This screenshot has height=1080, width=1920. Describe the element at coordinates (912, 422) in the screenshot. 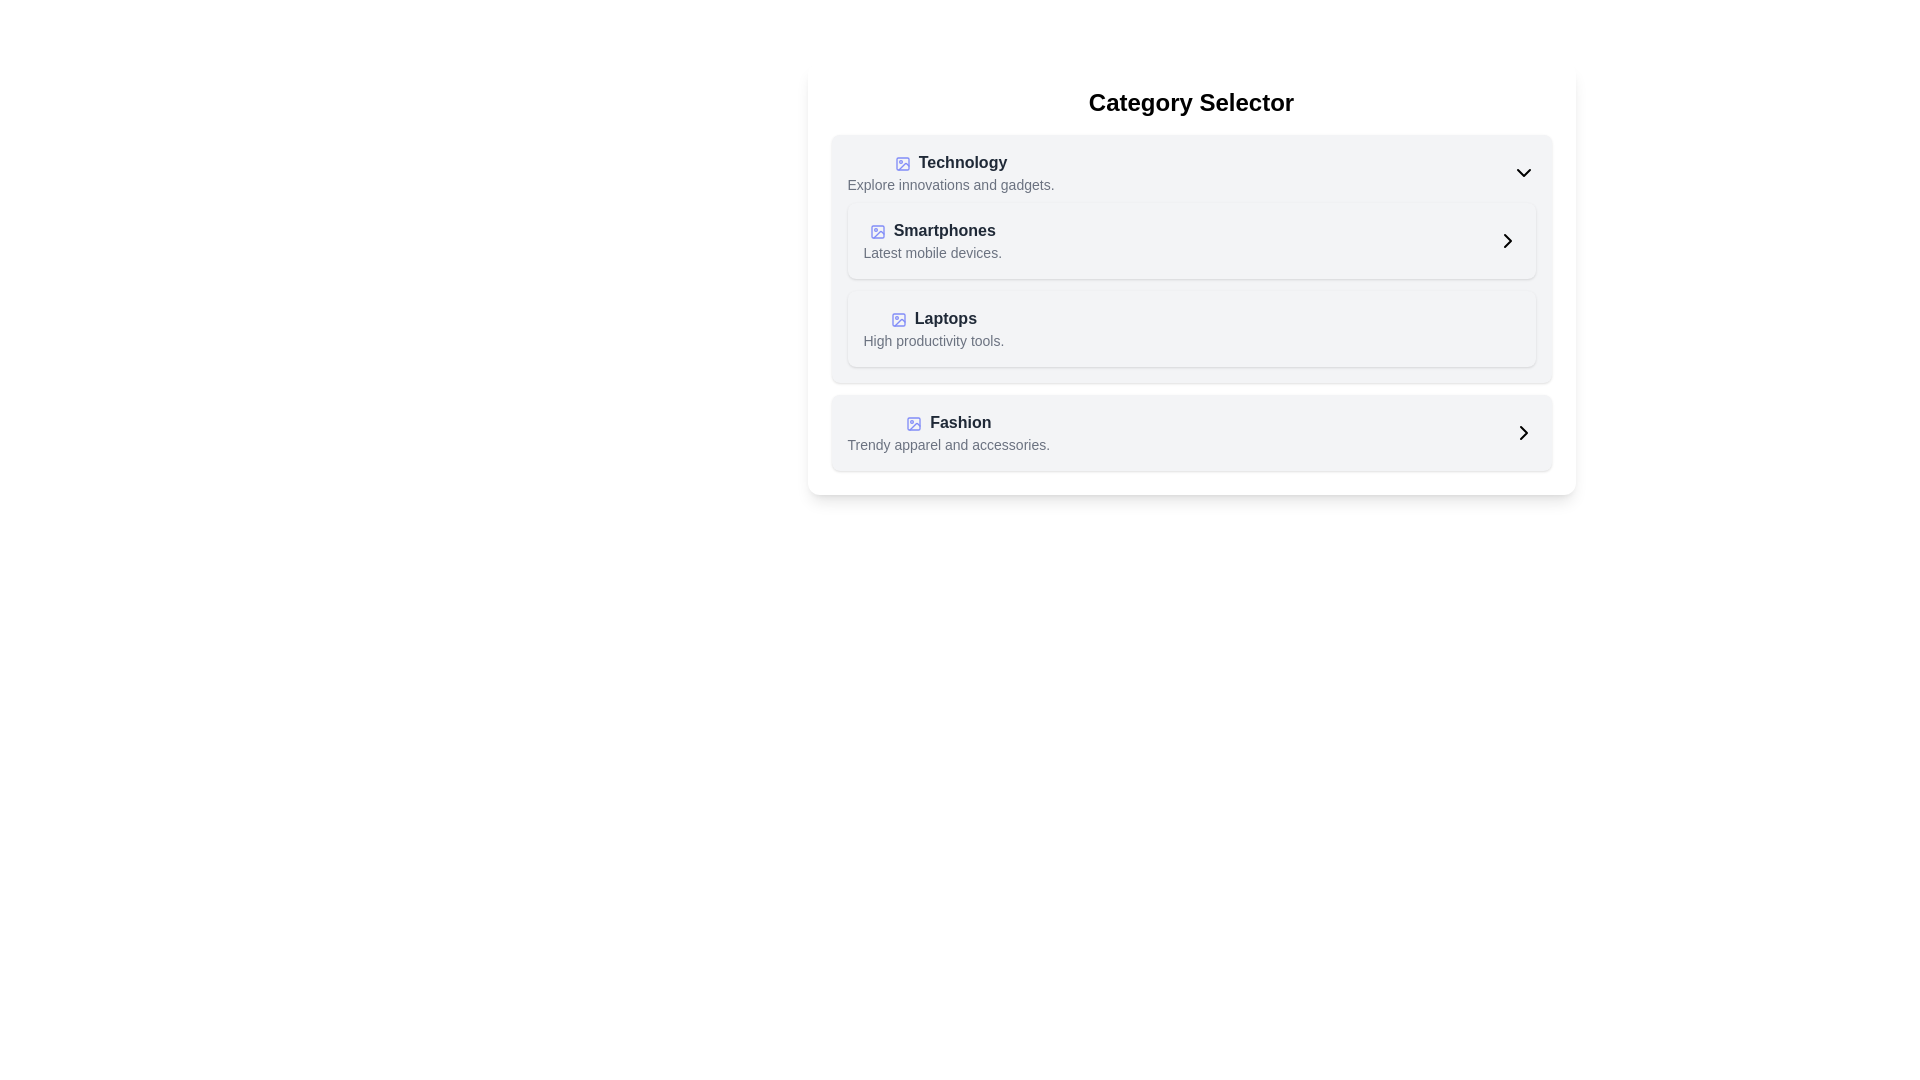

I see `the fashion category icon, which is located leftmost` at that location.